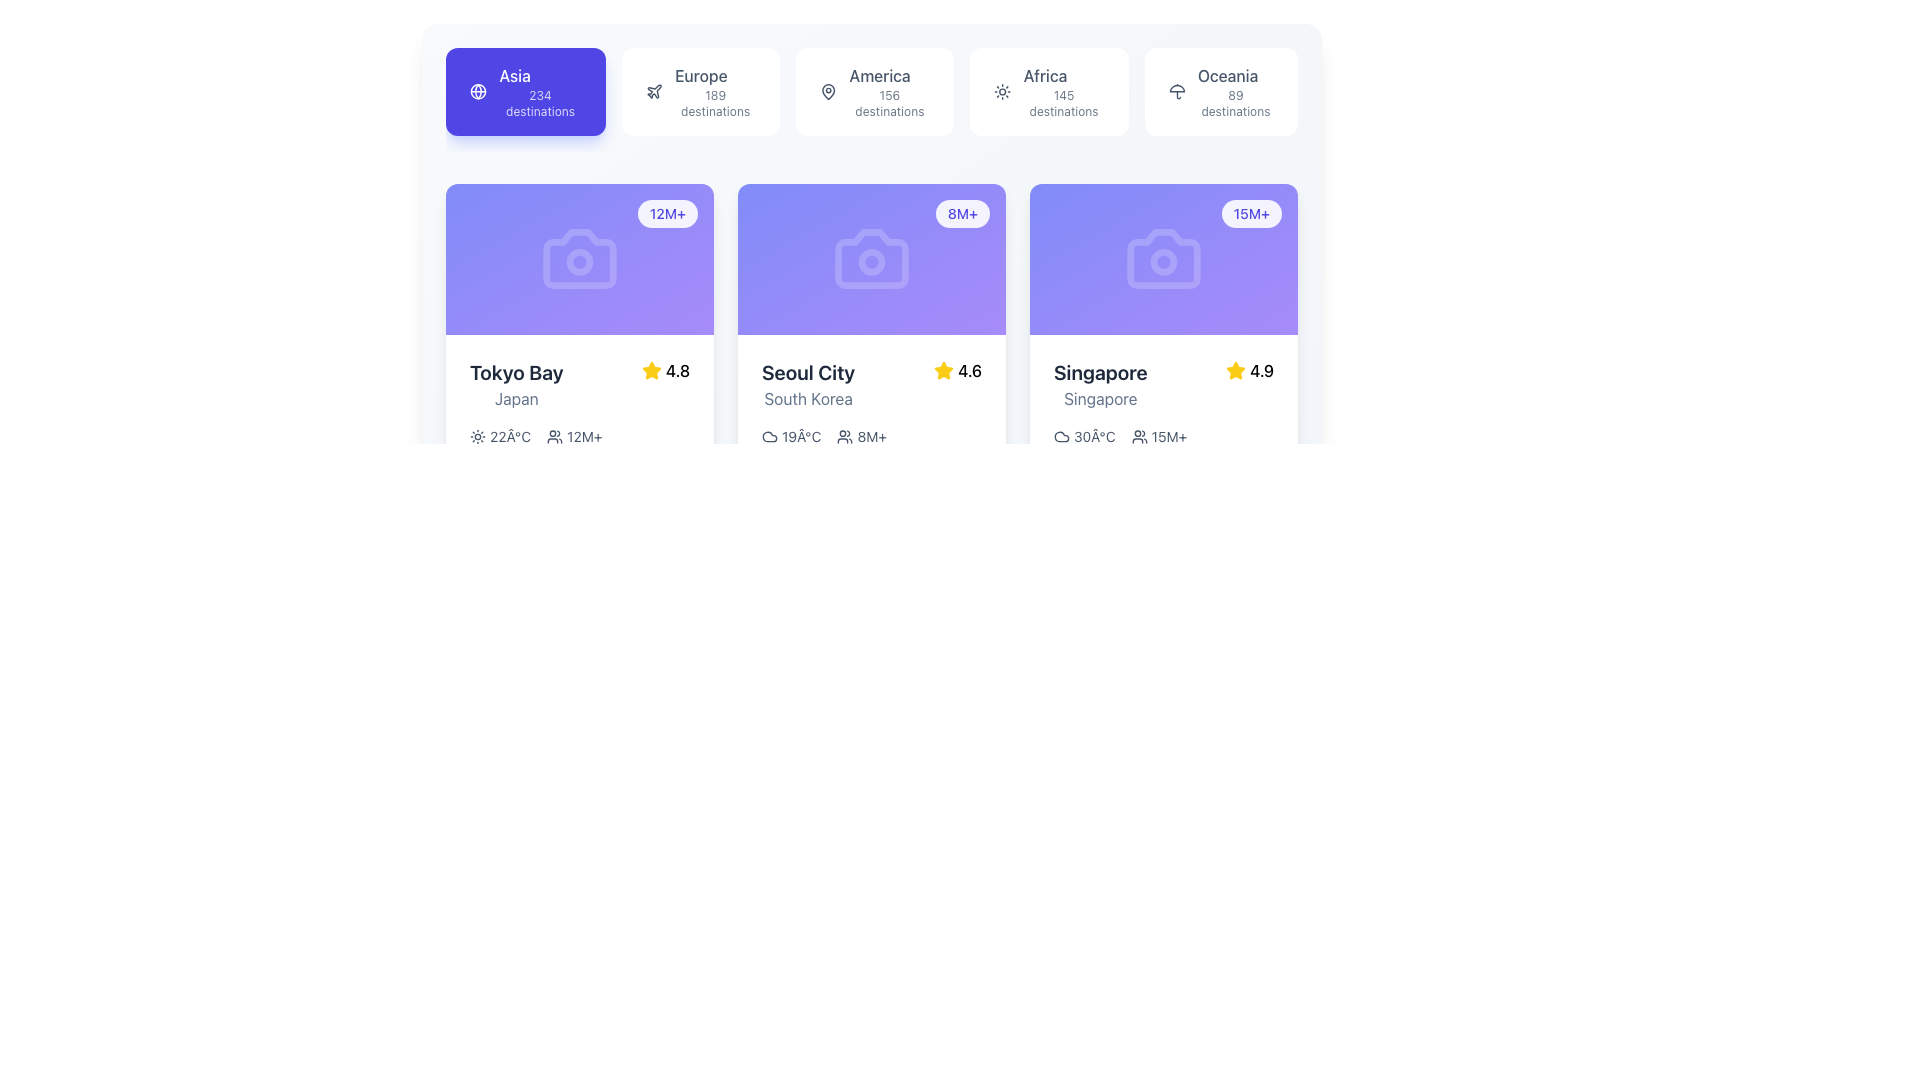  I want to click on the first interactive card for browsing destinations in Asia, so click(525, 92).